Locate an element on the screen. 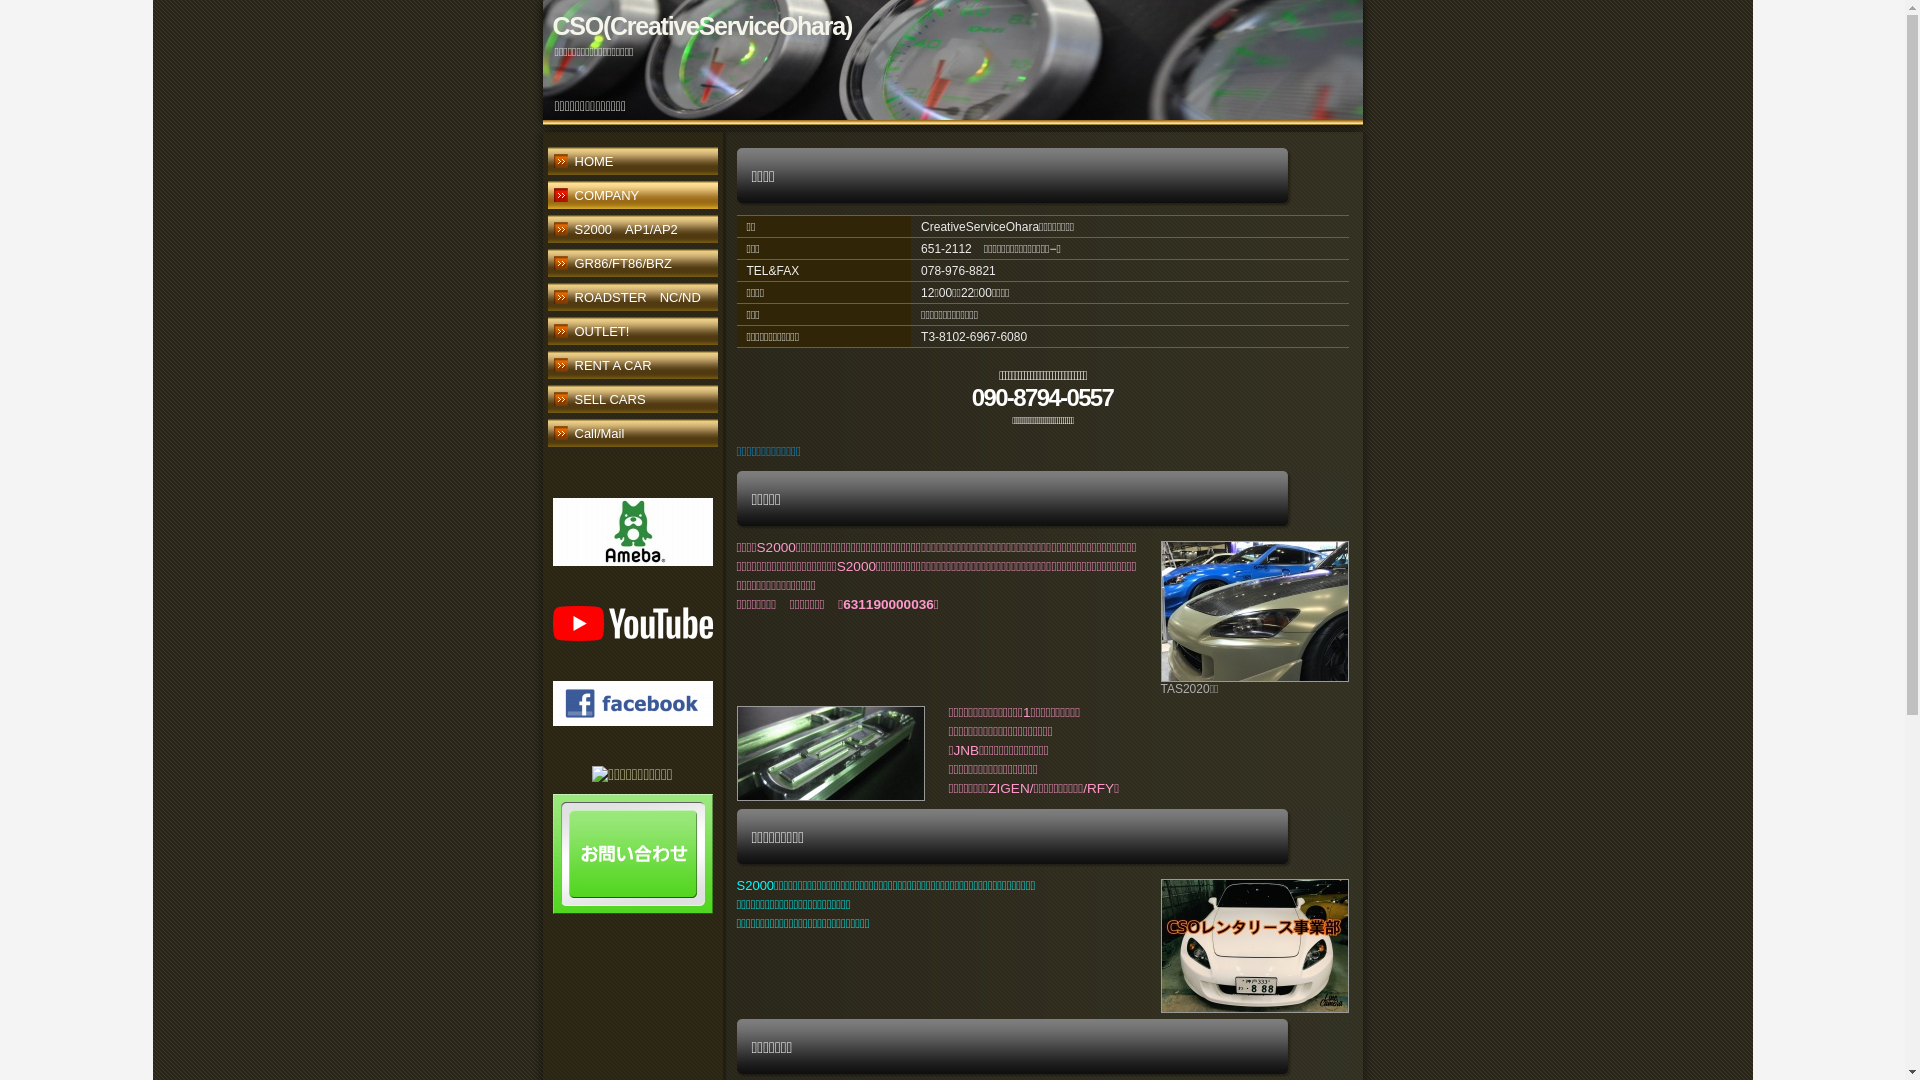 The image size is (1920, 1080). 'SELL CARS' is located at coordinates (631, 401).